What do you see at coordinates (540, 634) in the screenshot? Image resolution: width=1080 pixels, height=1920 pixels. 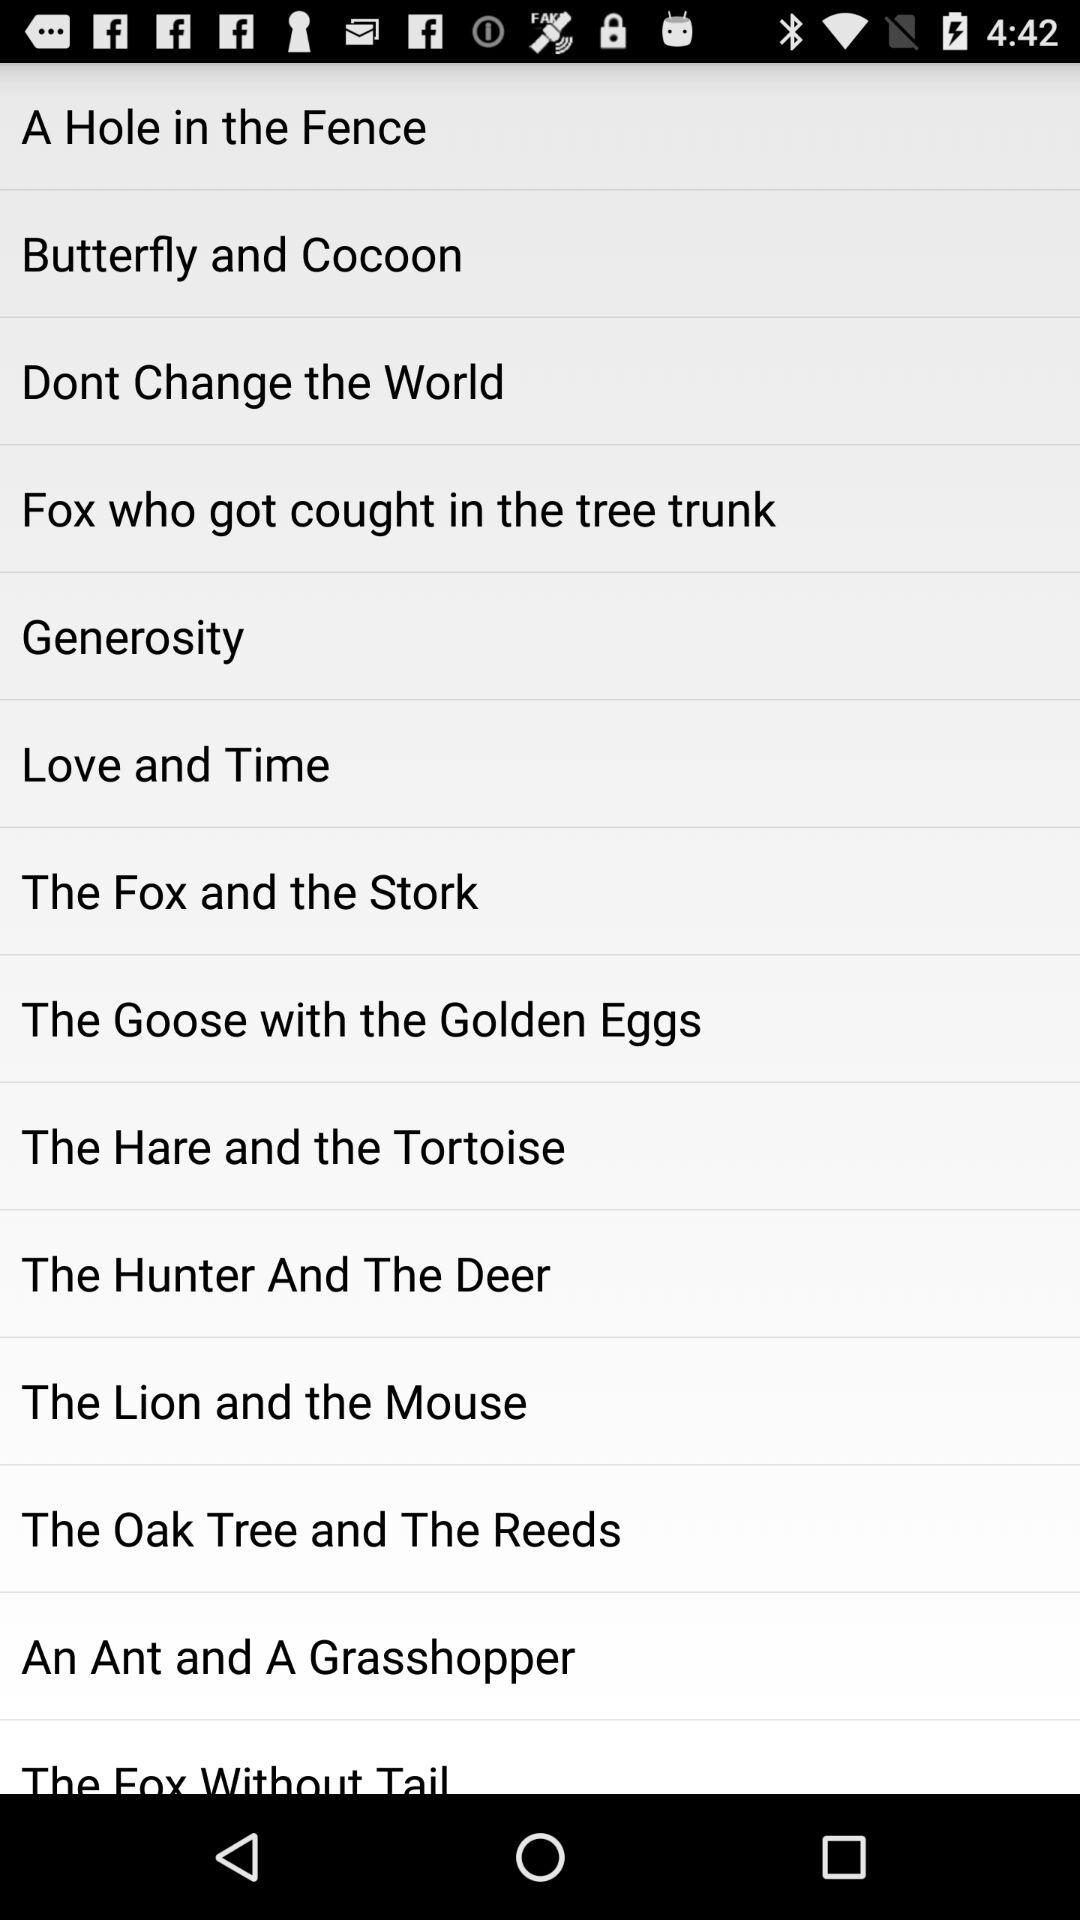 I see `generosity` at bounding box center [540, 634].